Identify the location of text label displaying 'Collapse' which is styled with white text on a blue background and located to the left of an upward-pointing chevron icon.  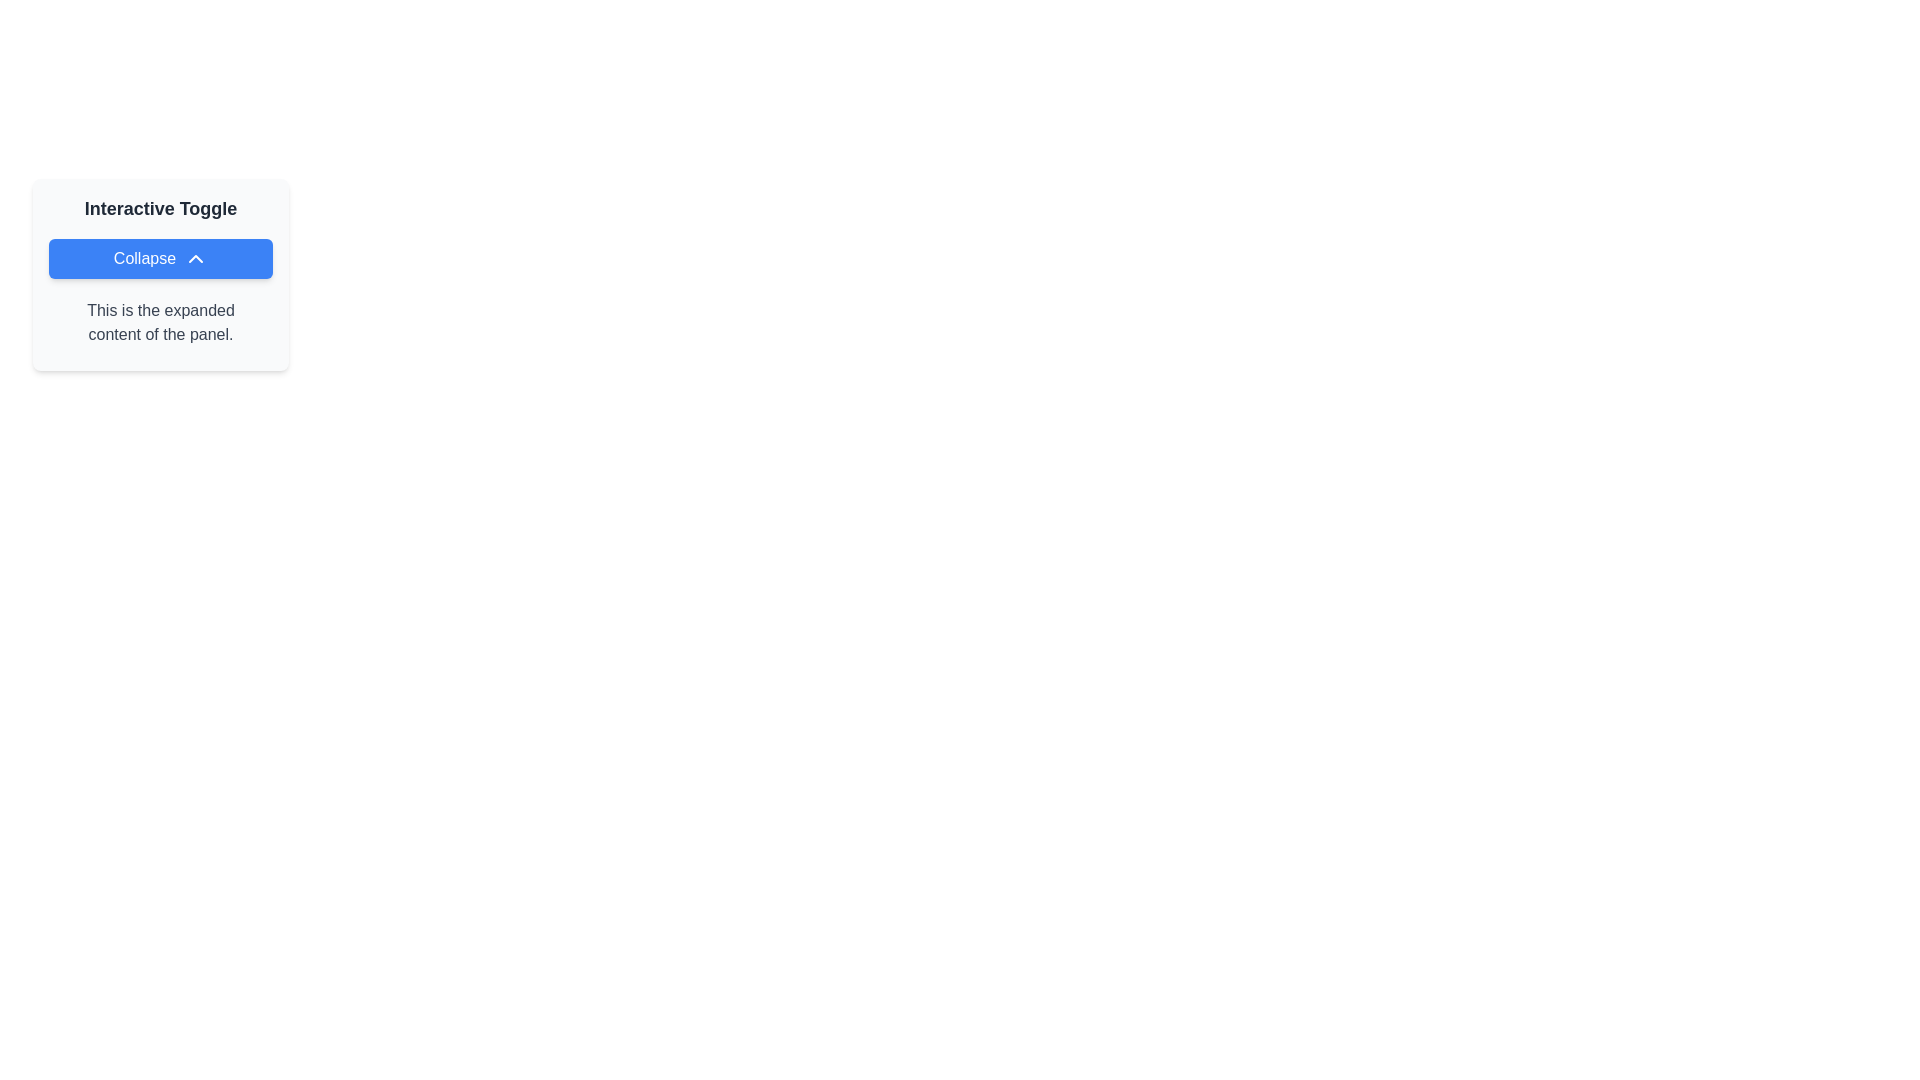
(143, 257).